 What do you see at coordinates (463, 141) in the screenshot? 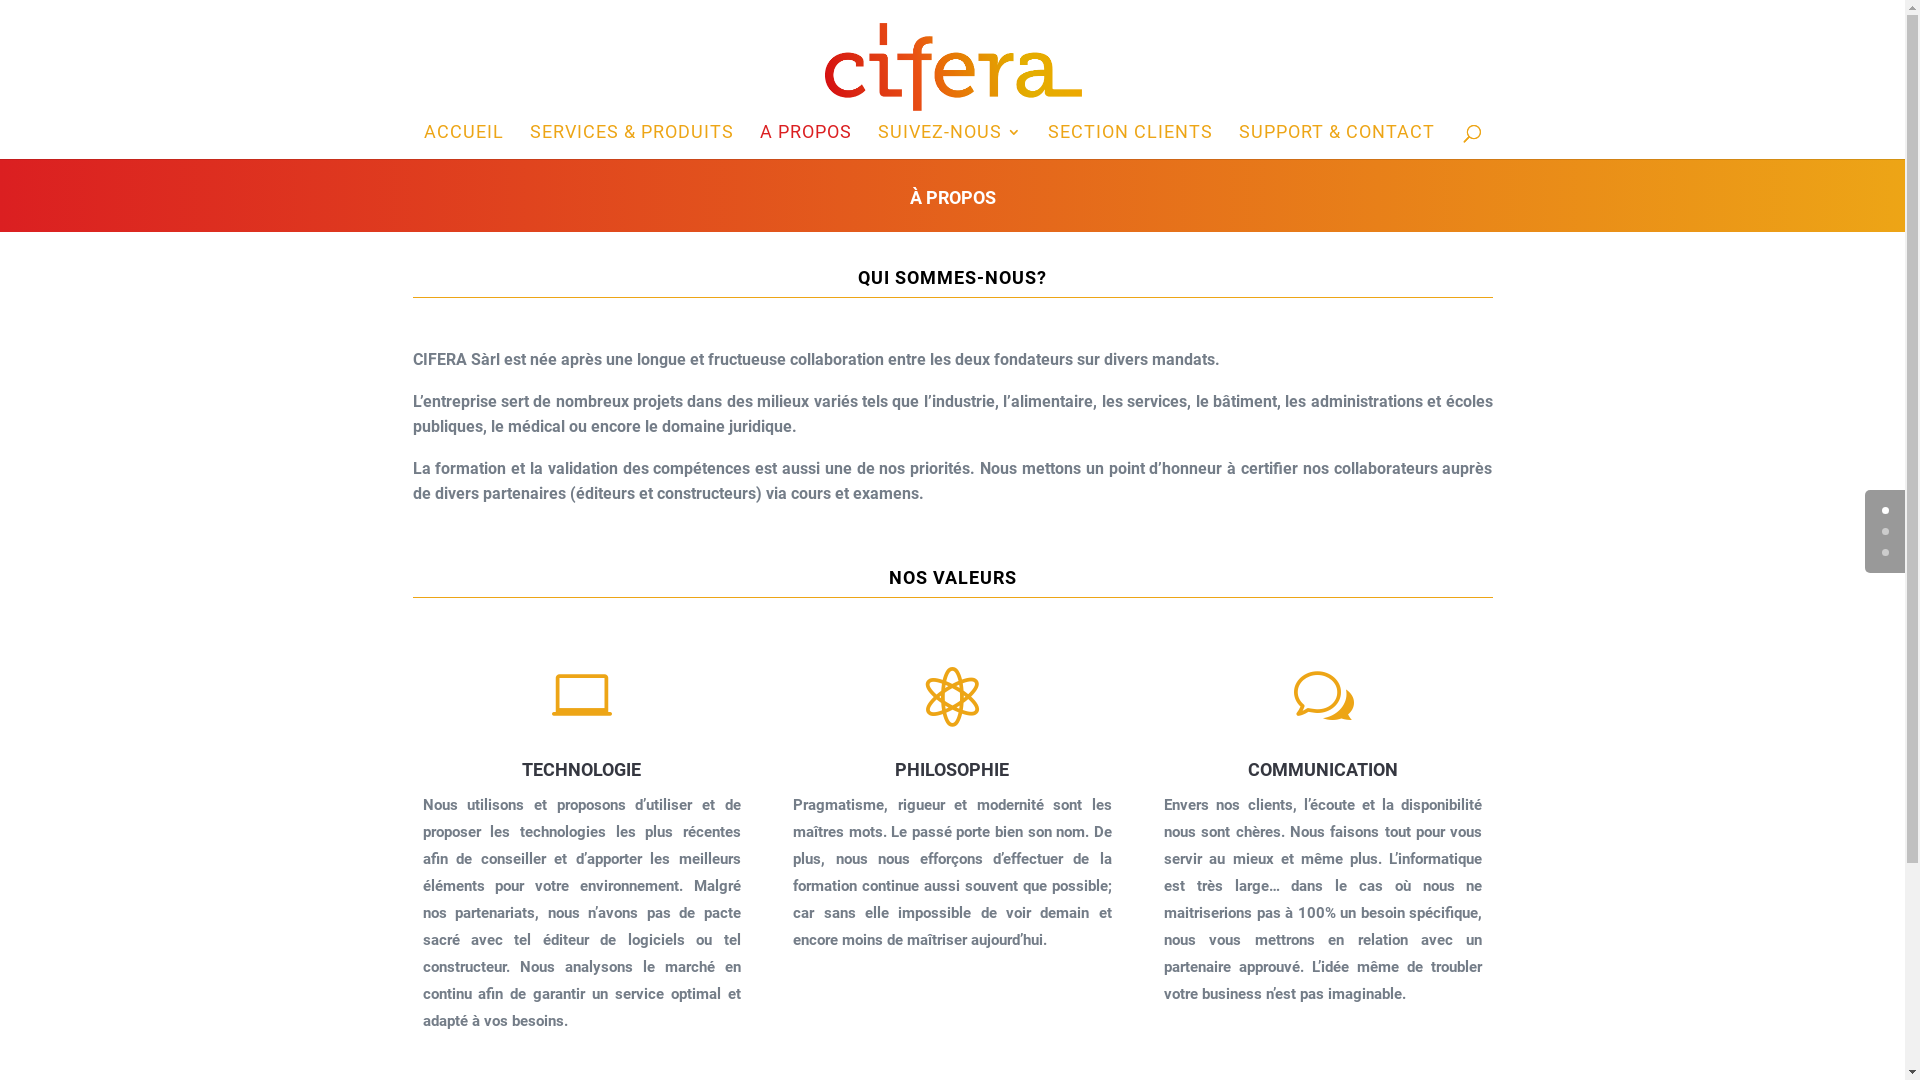
I see `'ACCUEIL'` at bounding box center [463, 141].